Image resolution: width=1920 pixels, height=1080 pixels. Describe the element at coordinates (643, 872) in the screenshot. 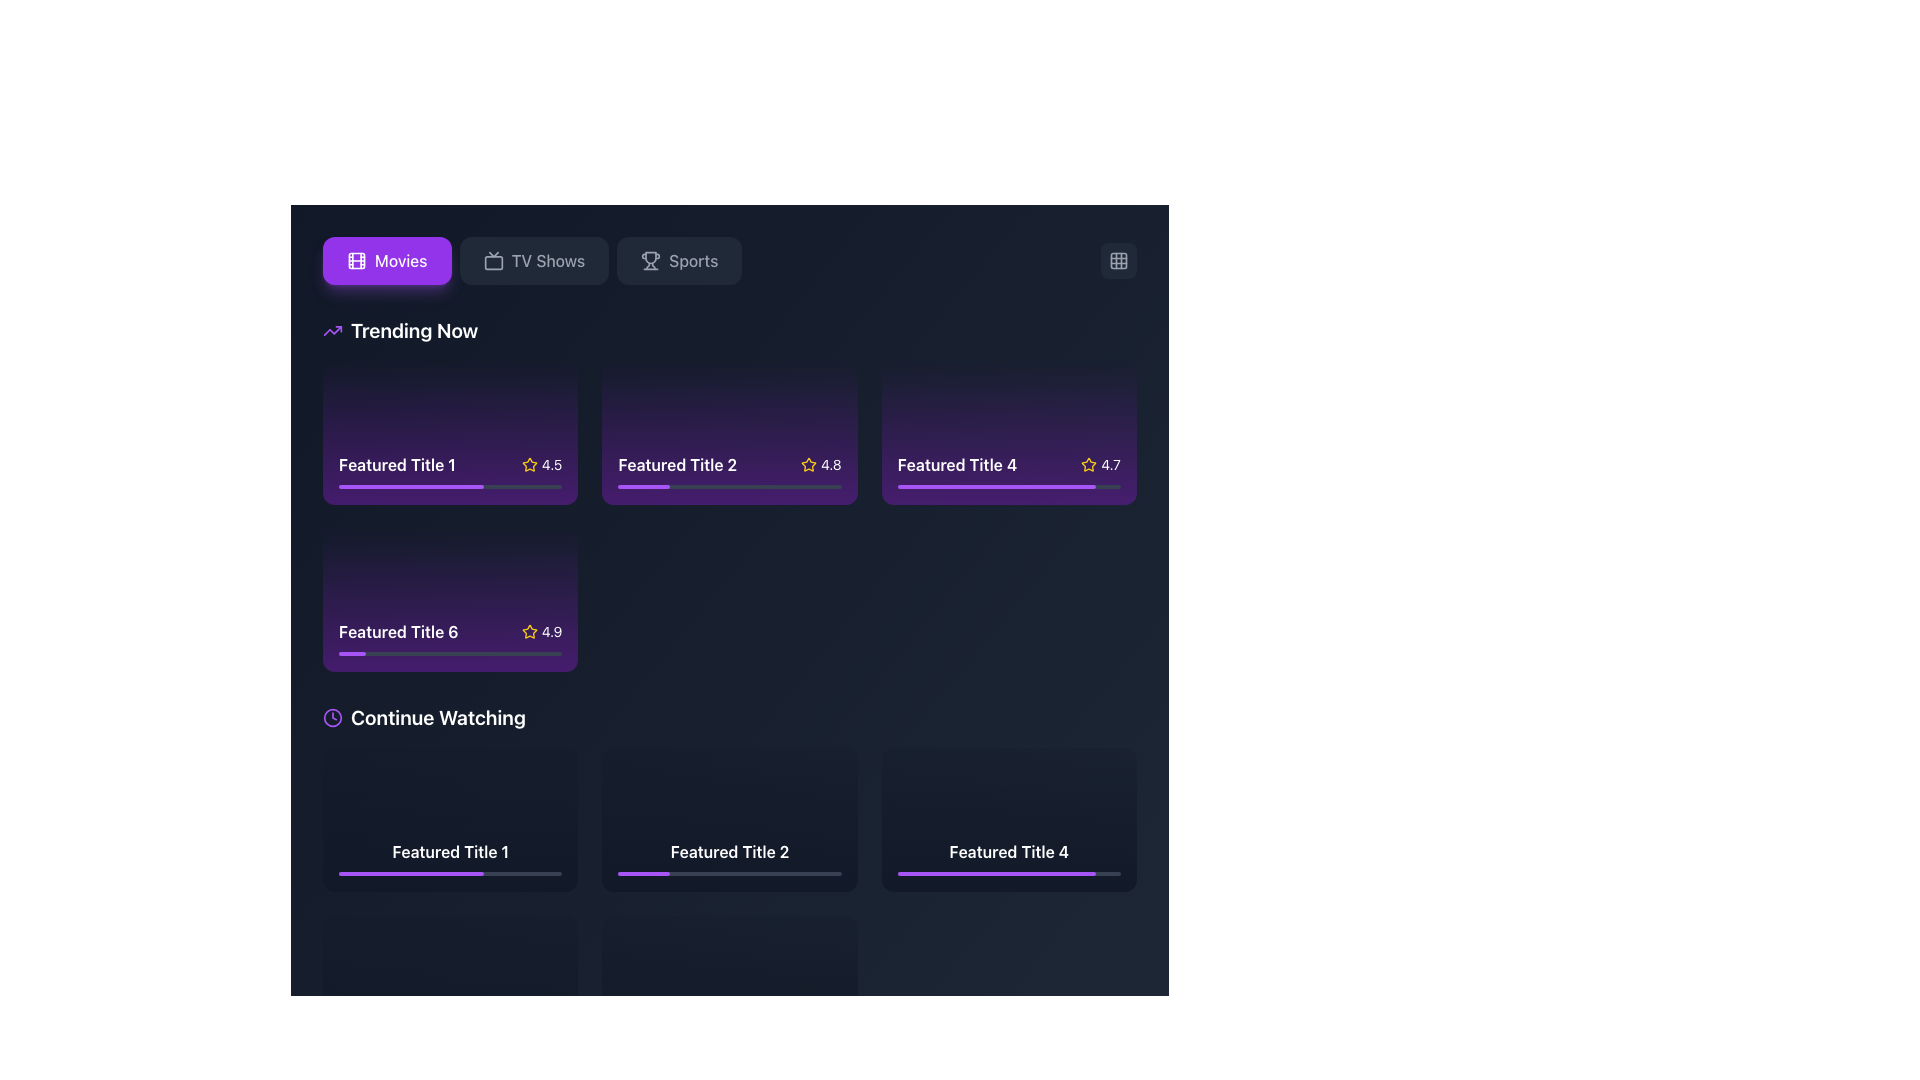

I see `the filled portion of the progress bar in the 'Continue Watching' section associated with 'Featured Title 2'` at that location.